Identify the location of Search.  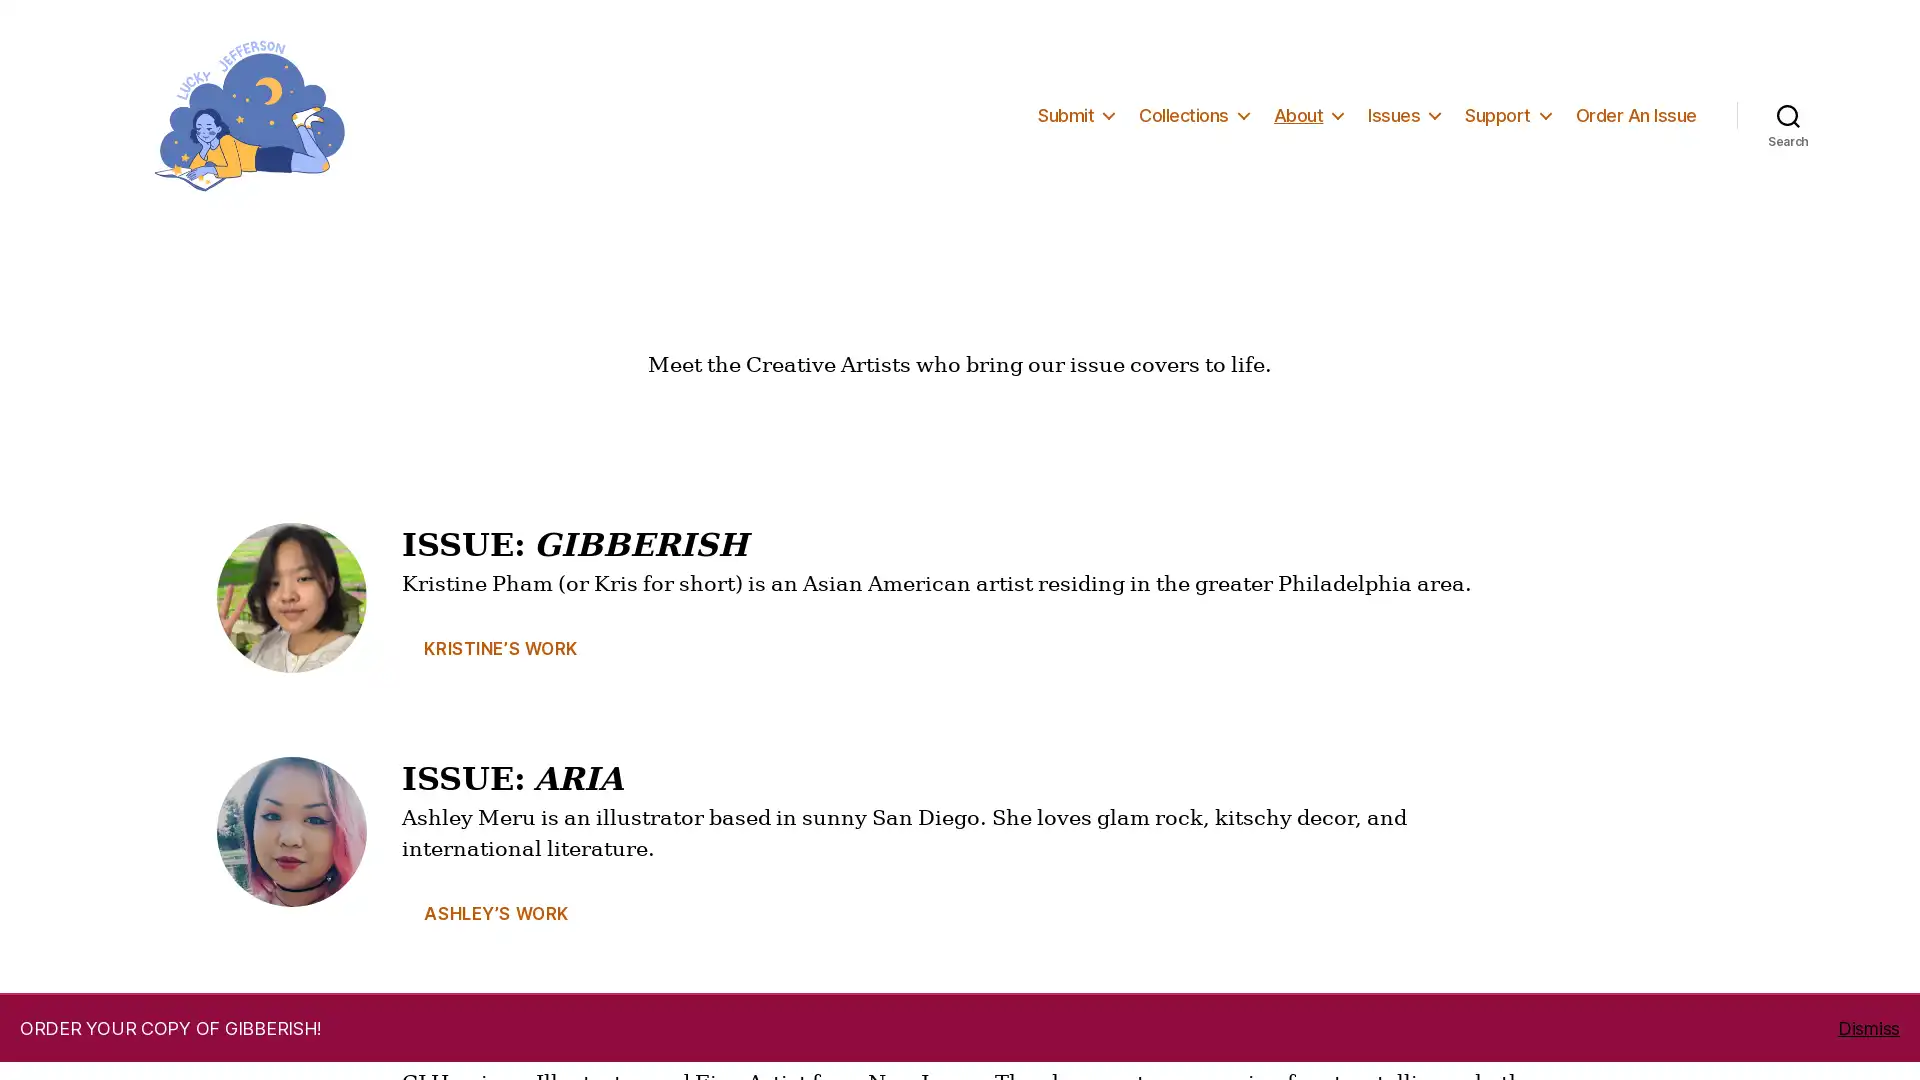
(1788, 115).